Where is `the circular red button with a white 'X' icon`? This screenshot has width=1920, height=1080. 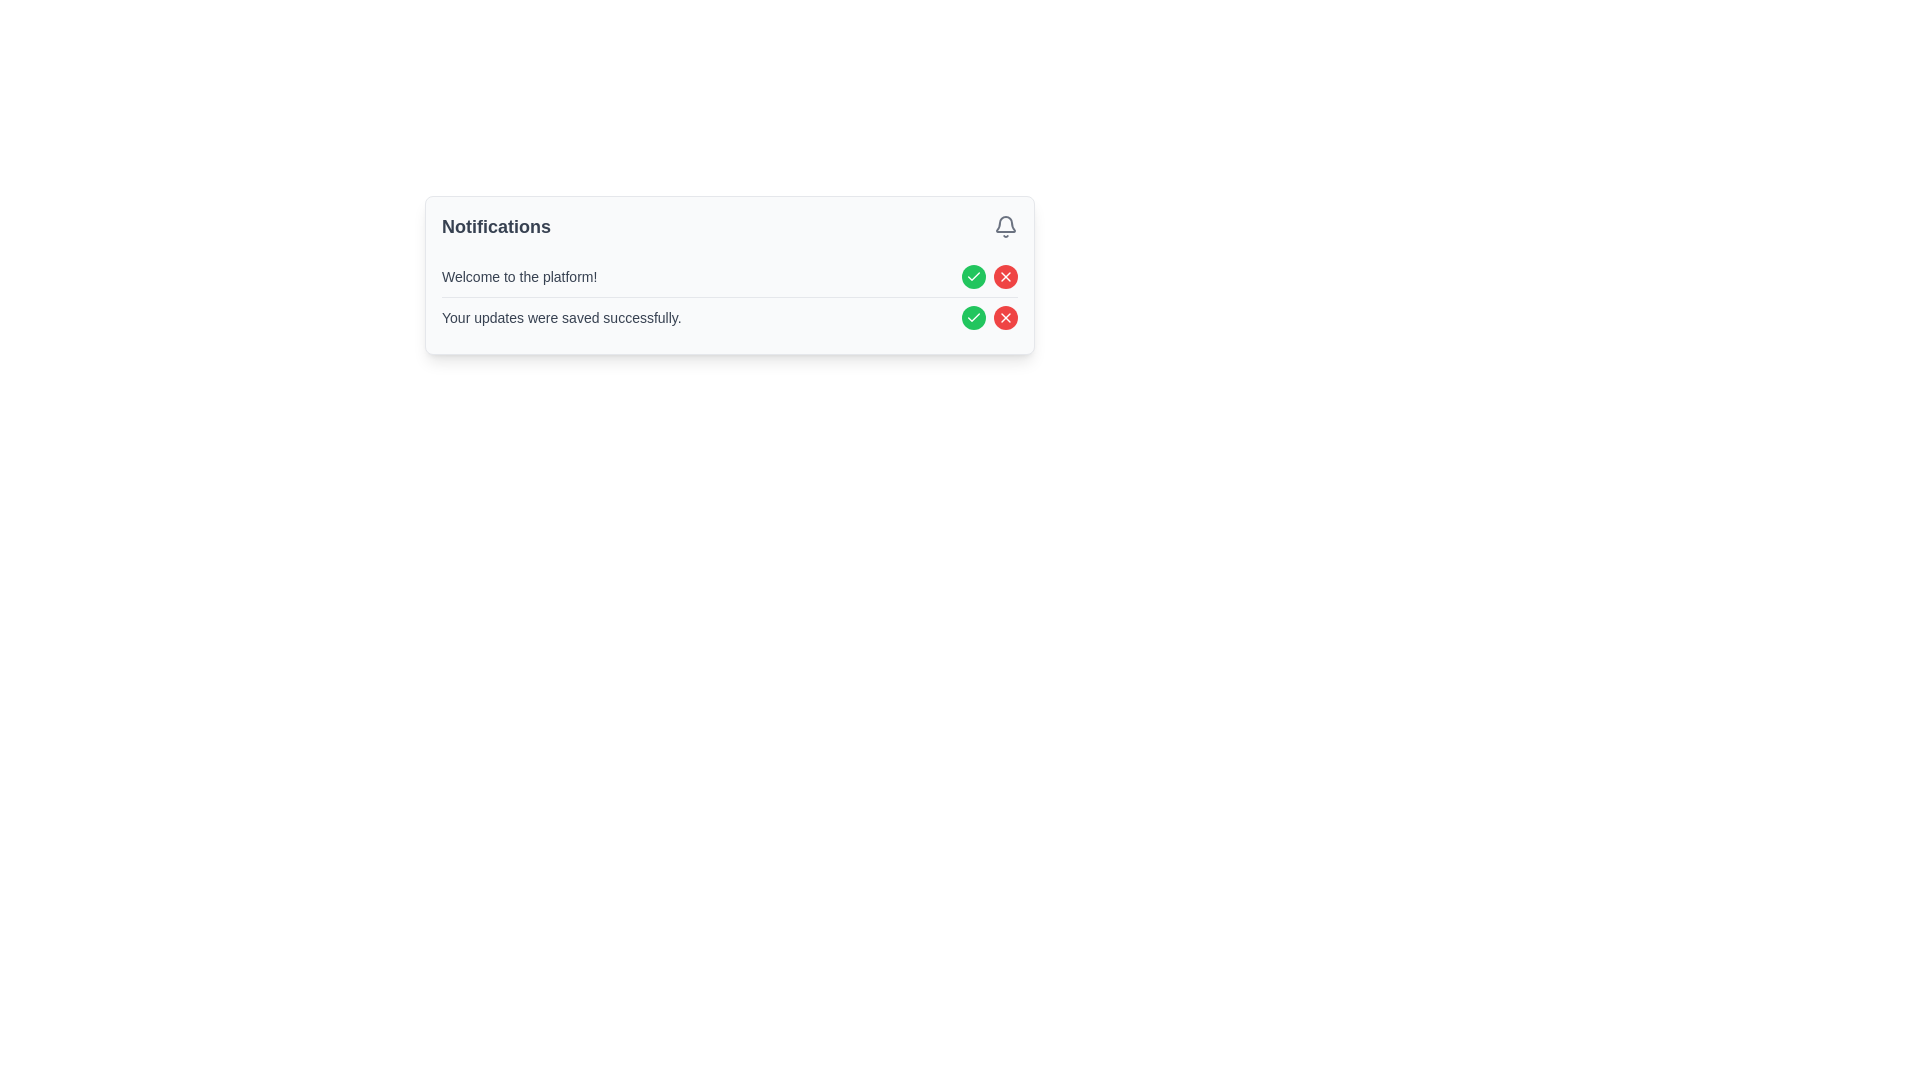
the circular red button with a white 'X' icon is located at coordinates (1006, 316).